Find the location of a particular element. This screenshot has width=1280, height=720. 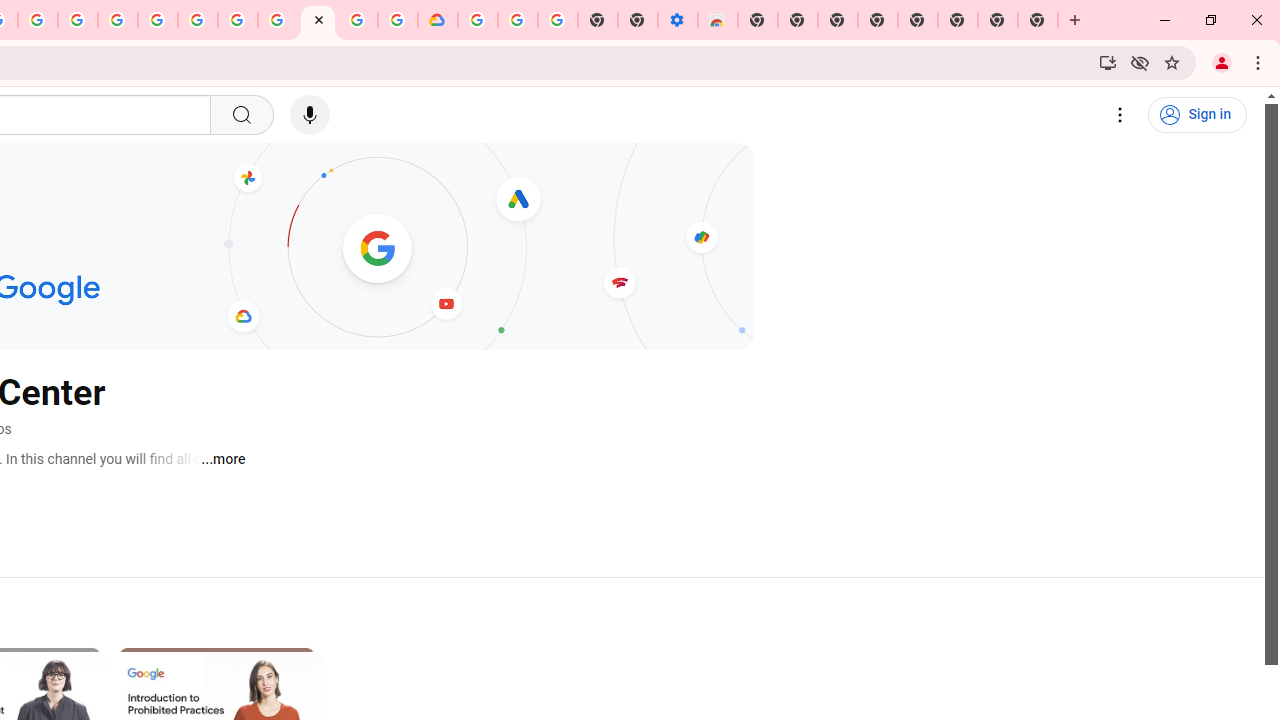

'Turn cookies on or off - Computer - Google Account Help' is located at coordinates (558, 20).